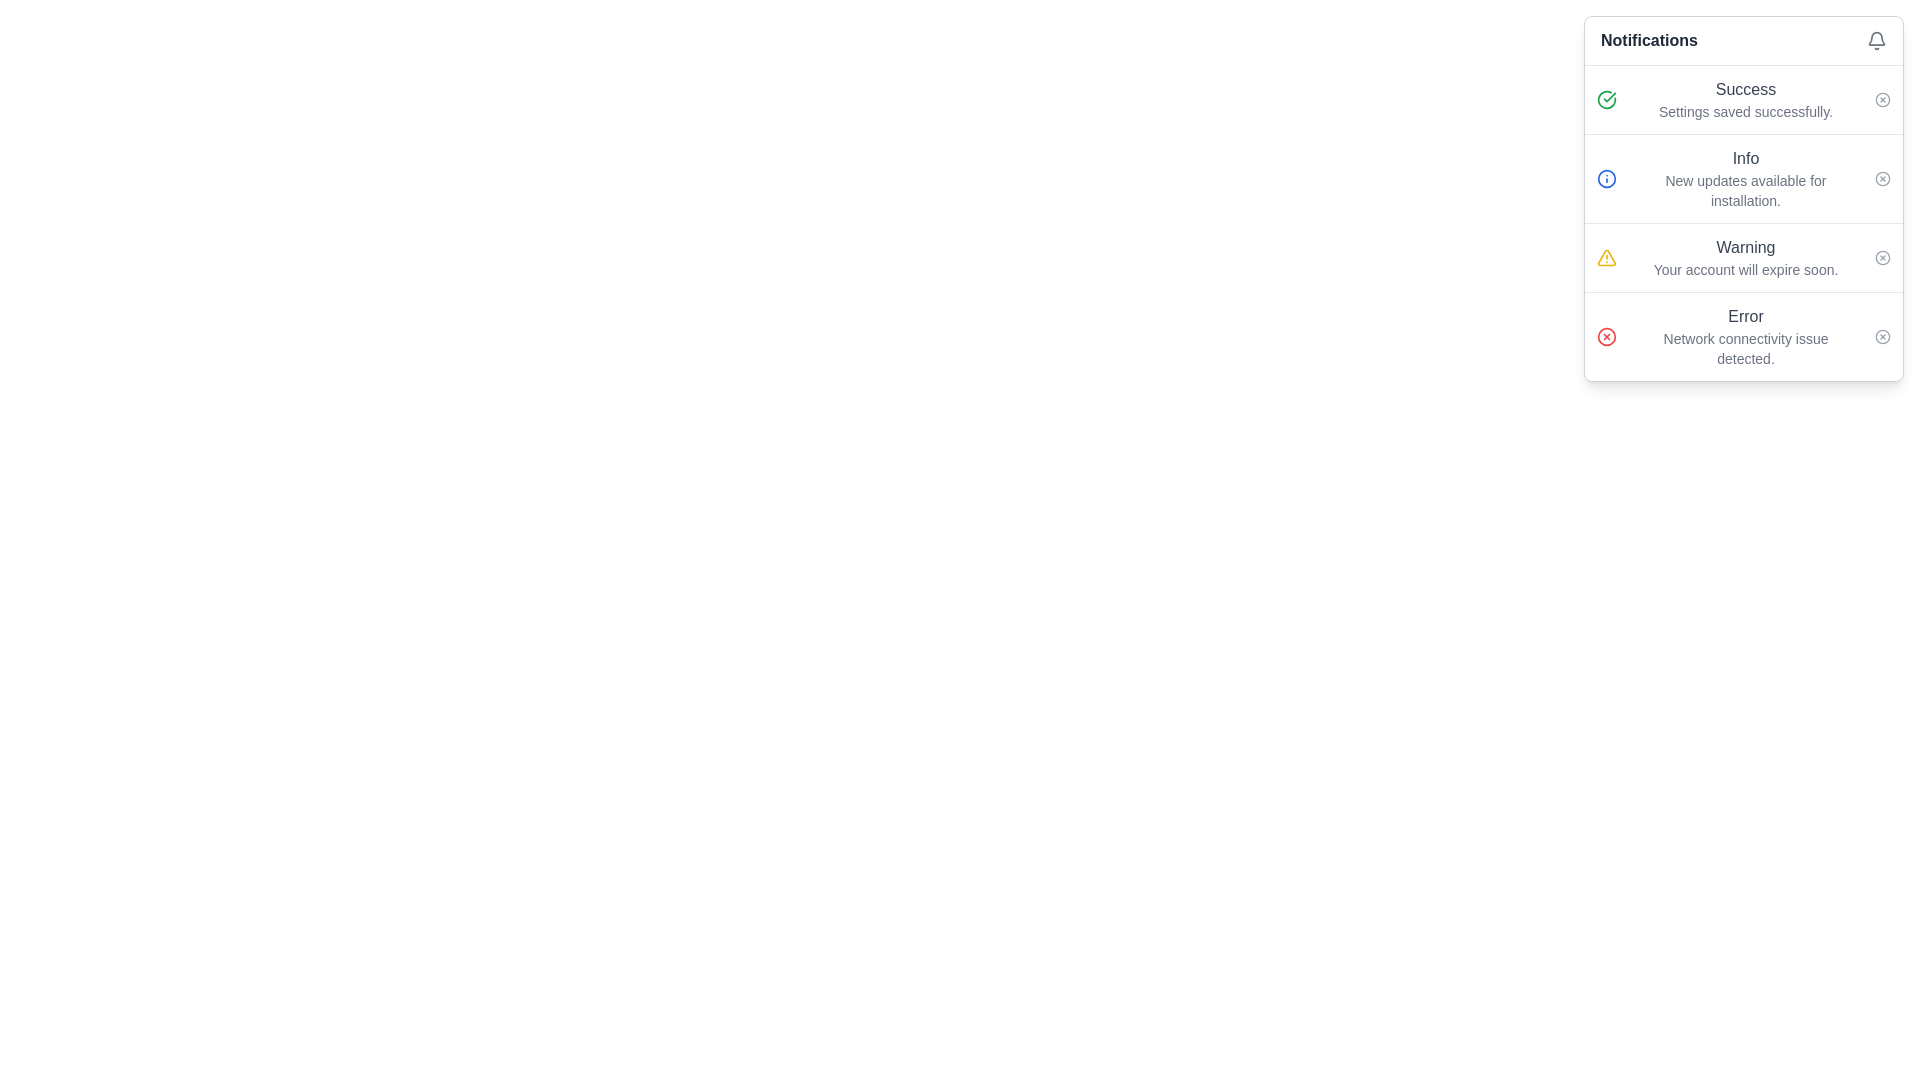  What do you see at coordinates (1607, 335) in the screenshot?
I see `the error notification icon indicating a network connectivity issue, which is positioned as the leading icon of the fourth notification entry in a vertical list` at bounding box center [1607, 335].